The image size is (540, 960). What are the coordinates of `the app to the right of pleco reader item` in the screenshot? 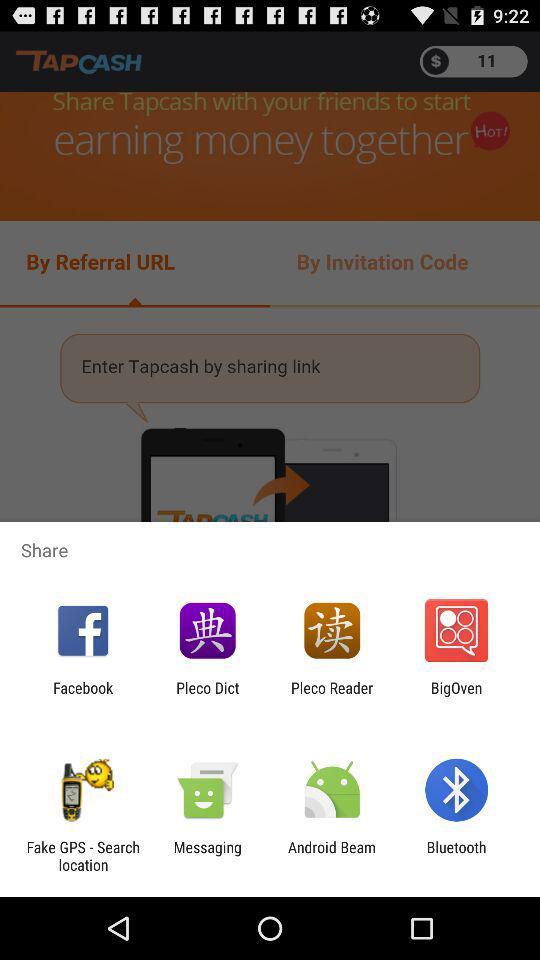 It's located at (456, 696).